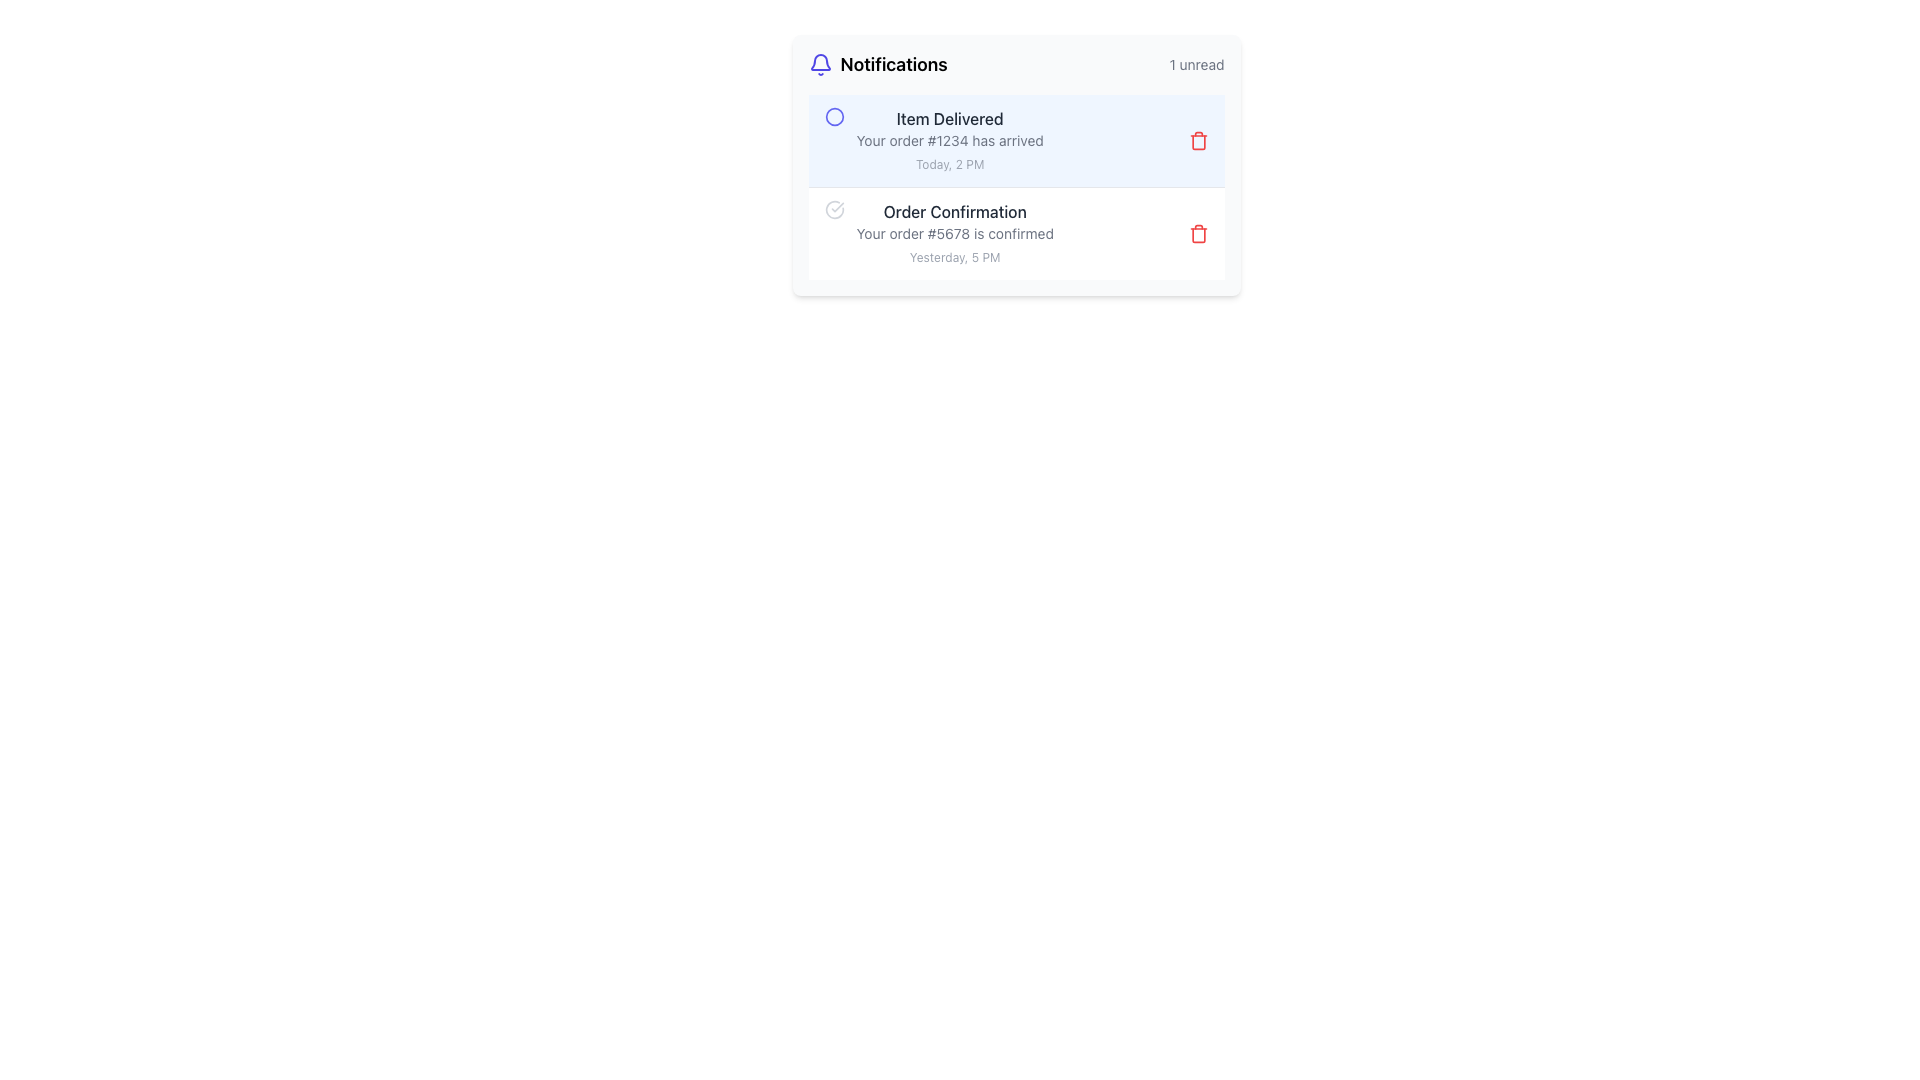 The width and height of the screenshot is (1920, 1080). I want to click on the 'Order Confirmation' notification entry, so click(938, 233).